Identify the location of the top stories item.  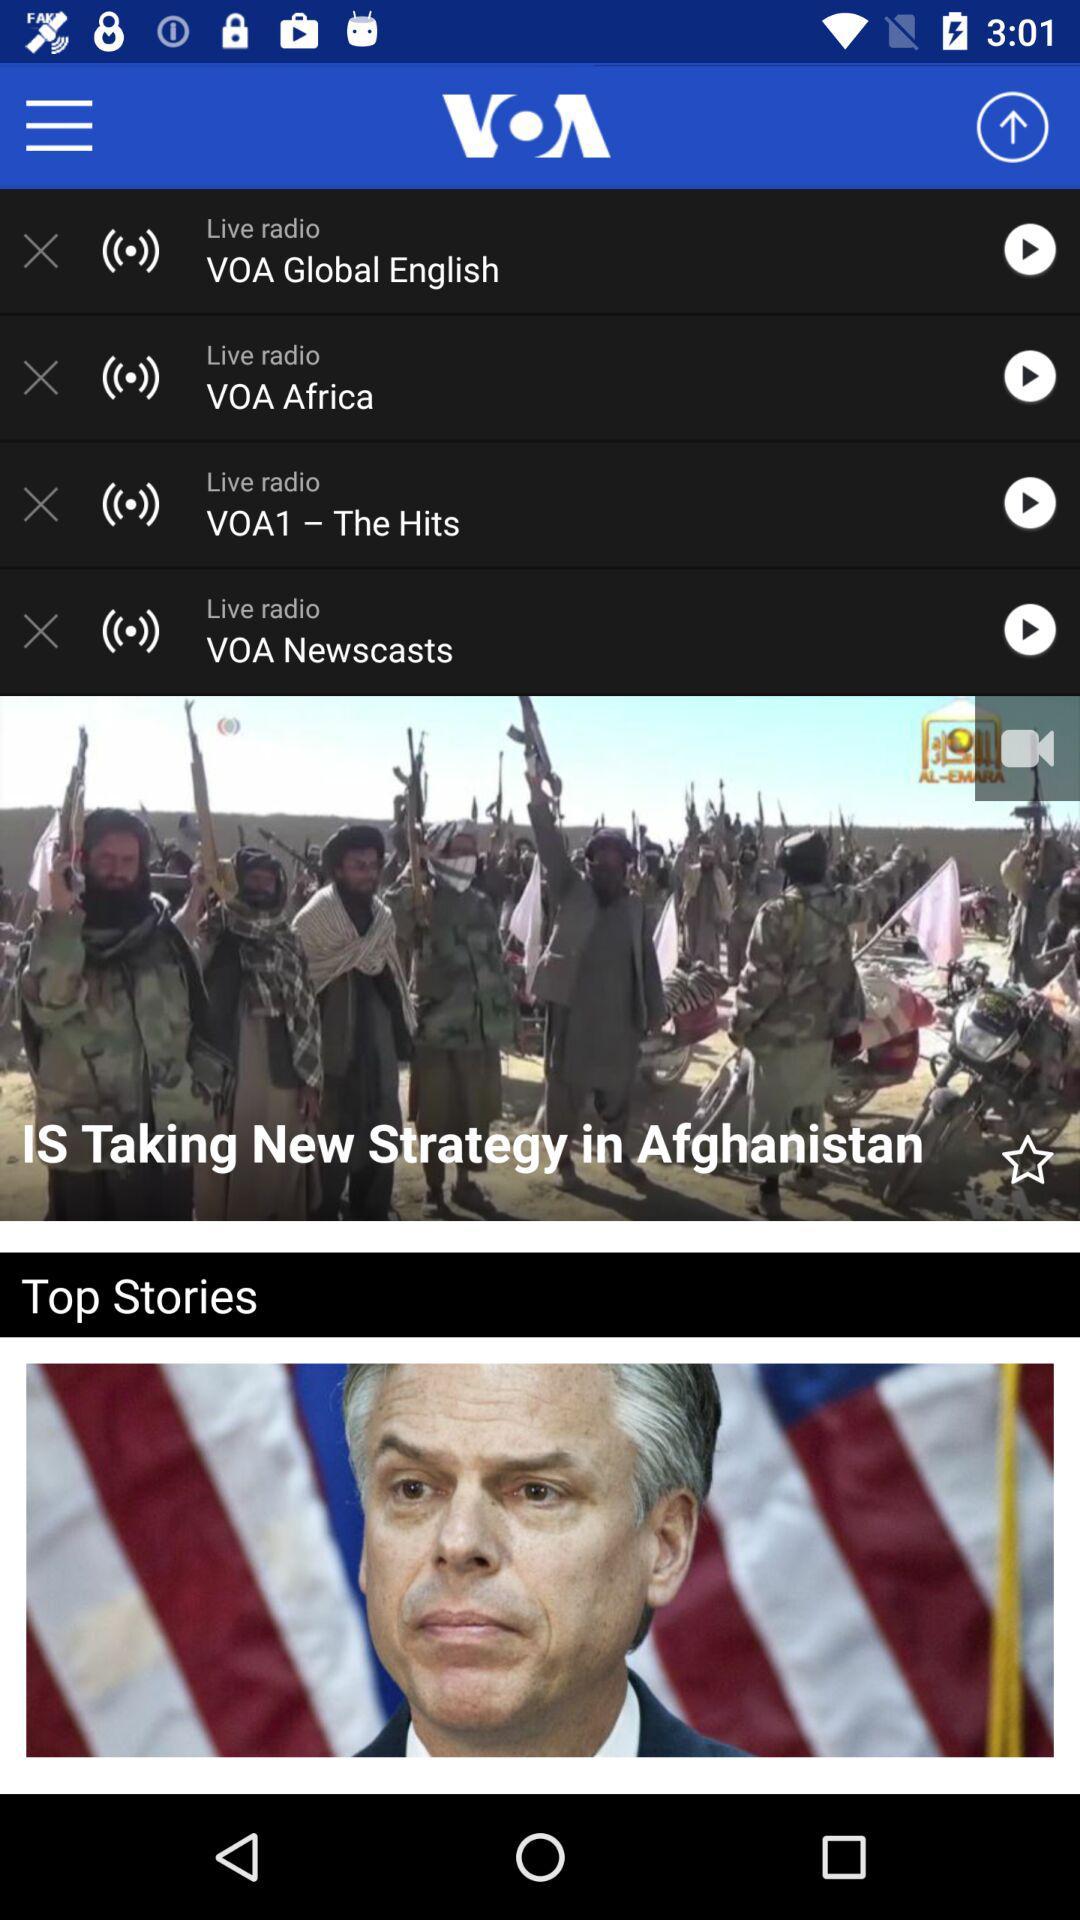
(507, 1294).